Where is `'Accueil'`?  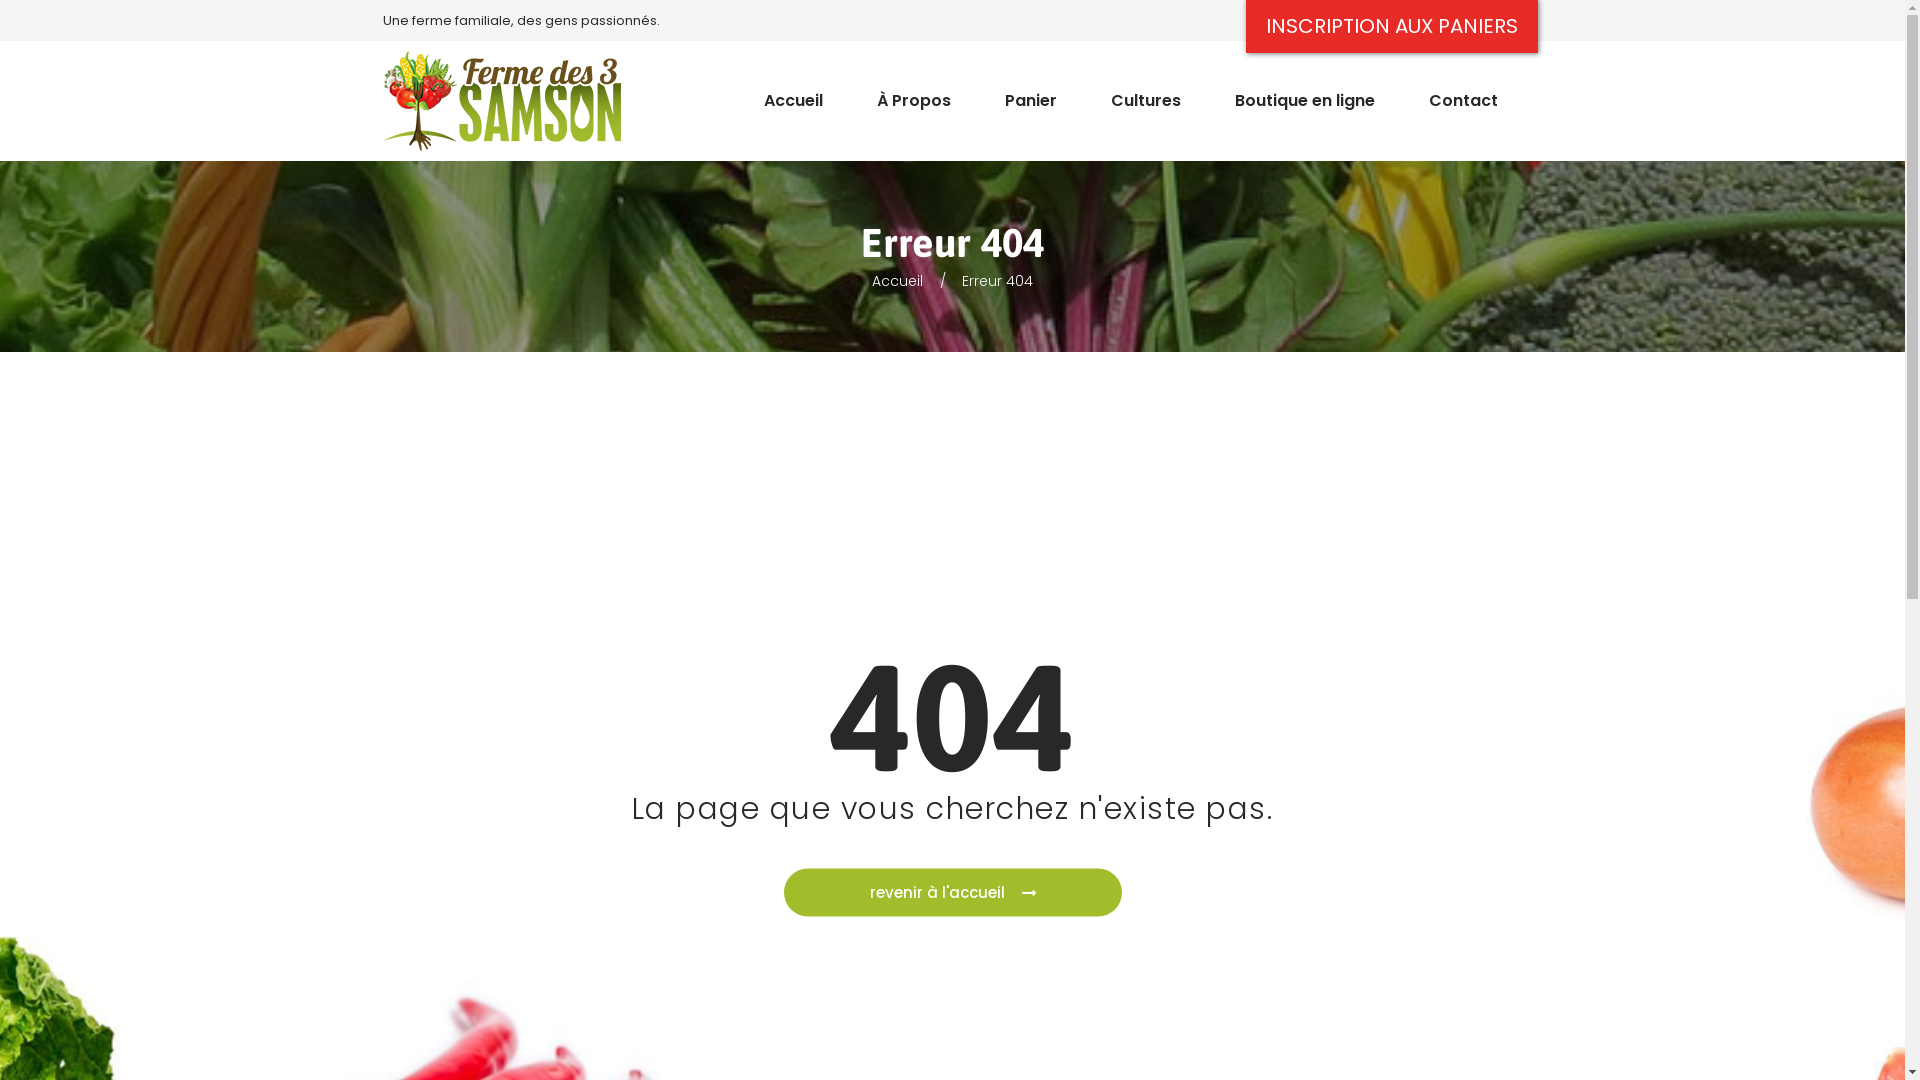
'Accueil' is located at coordinates (791, 91).